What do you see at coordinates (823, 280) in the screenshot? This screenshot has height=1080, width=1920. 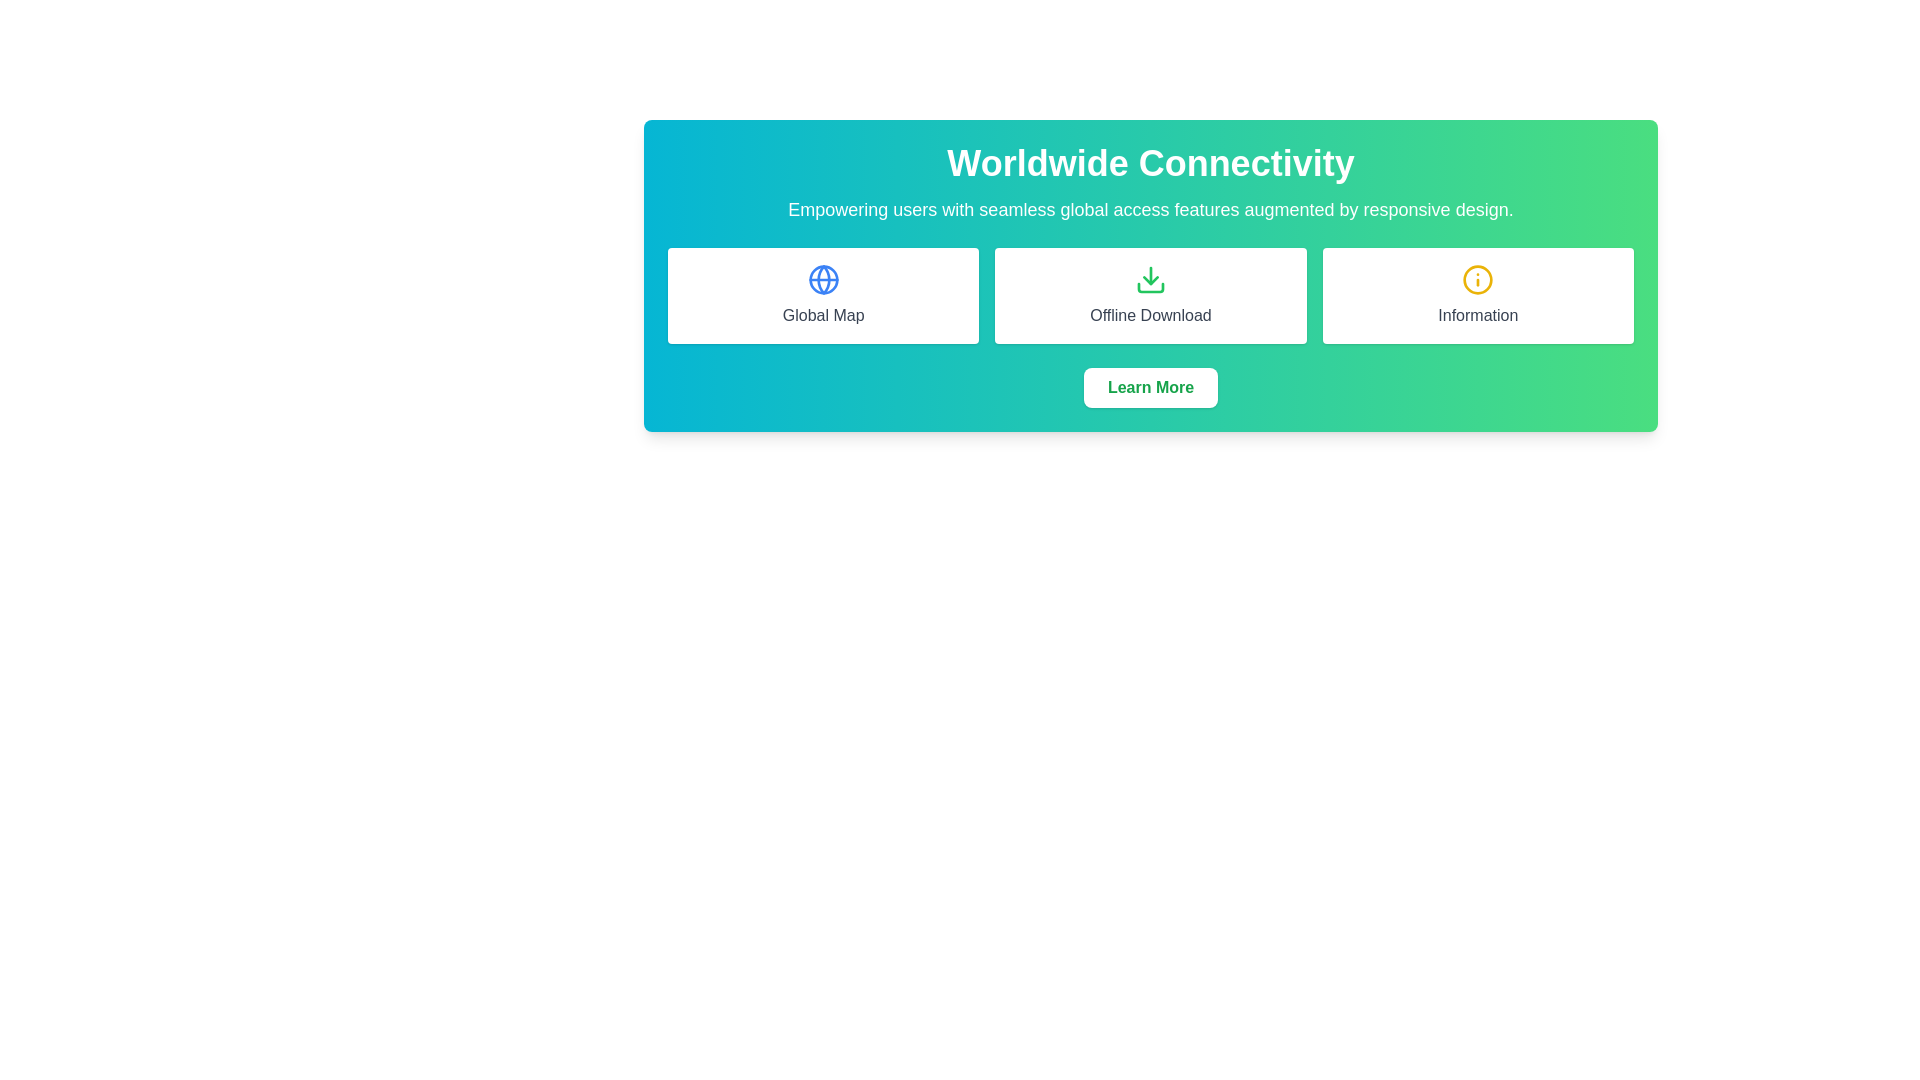 I see `the decorative icon symbolizing global connectivity, which is centered within the 'Global Map' button, for aesthetic information` at bounding box center [823, 280].